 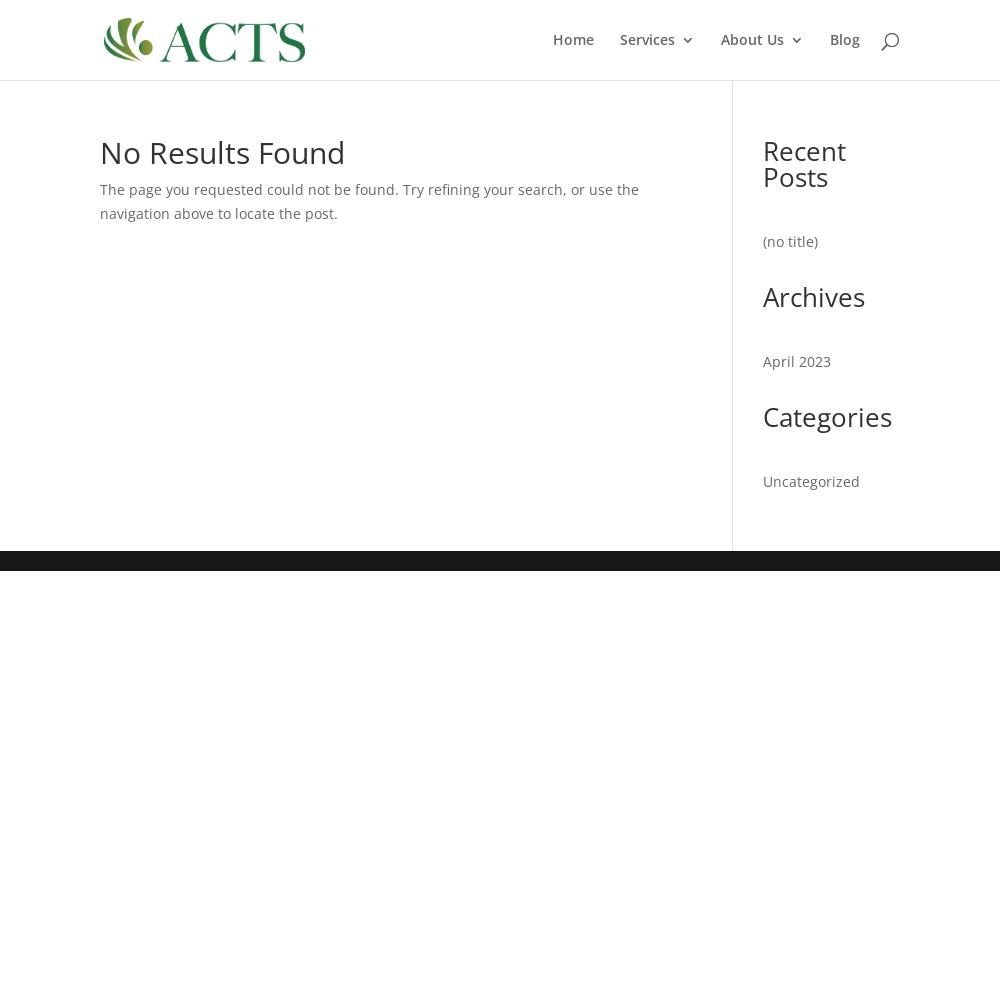 I want to click on 'No Results Found', so click(x=221, y=152).